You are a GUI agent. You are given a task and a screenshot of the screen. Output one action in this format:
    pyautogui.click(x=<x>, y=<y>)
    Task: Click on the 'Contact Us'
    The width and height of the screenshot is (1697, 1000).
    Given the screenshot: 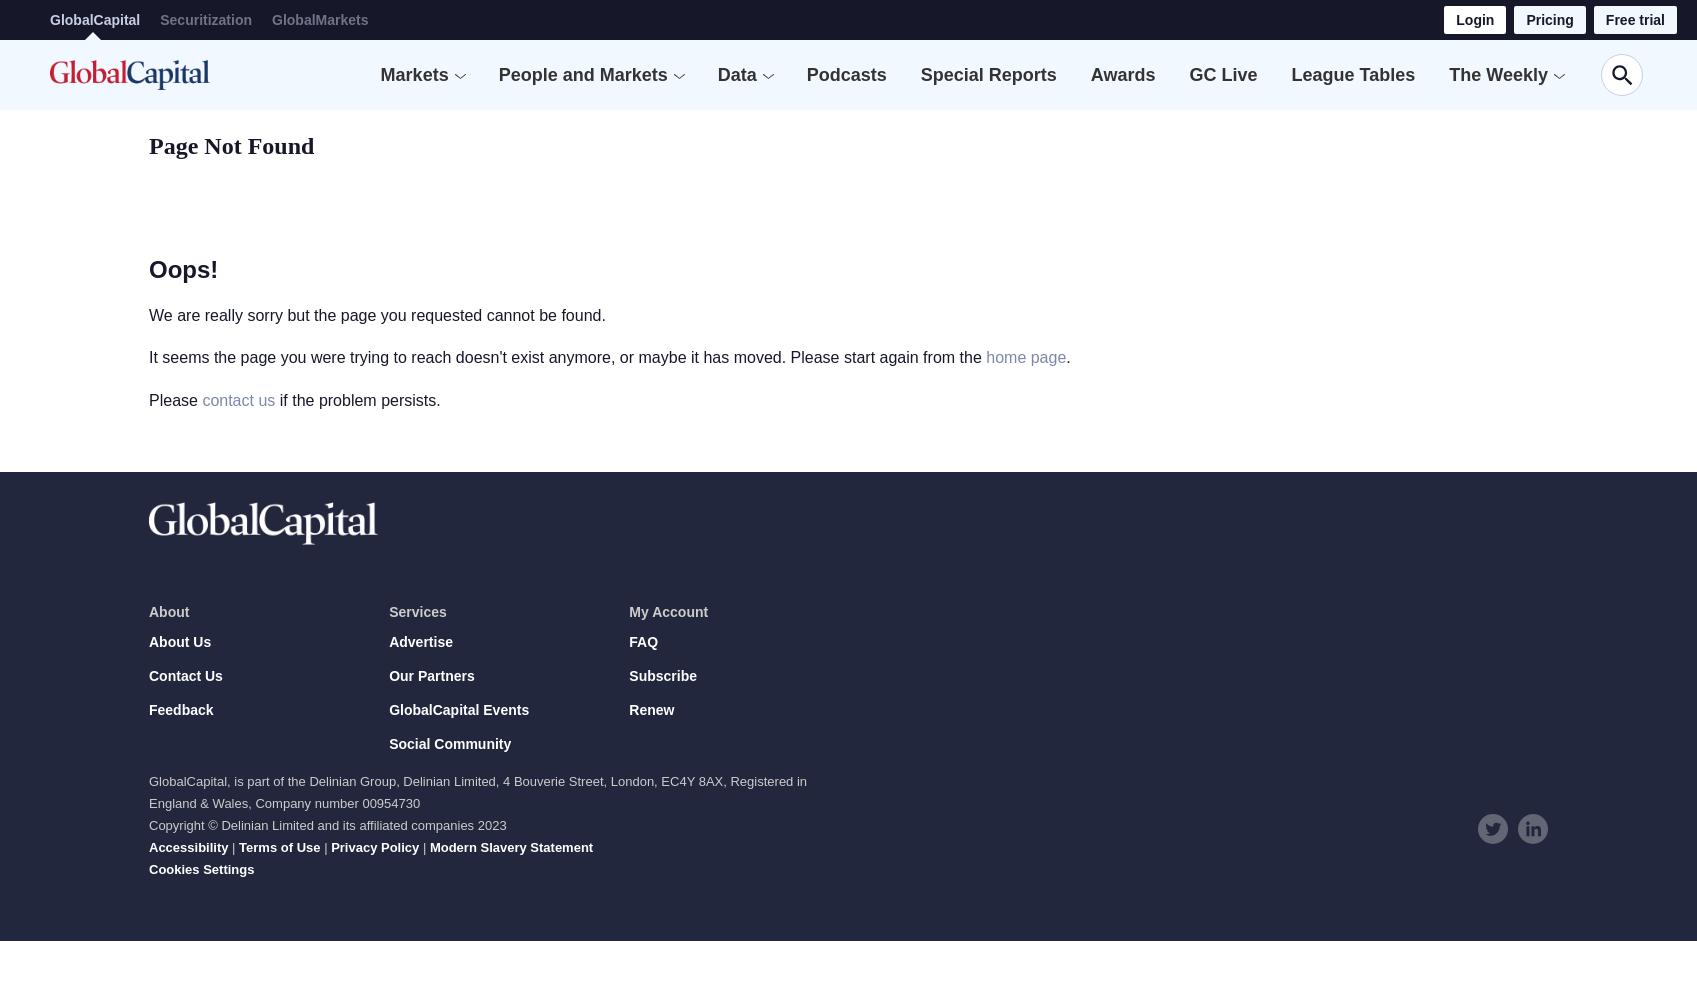 What is the action you would take?
    pyautogui.click(x=185, y=676)
    